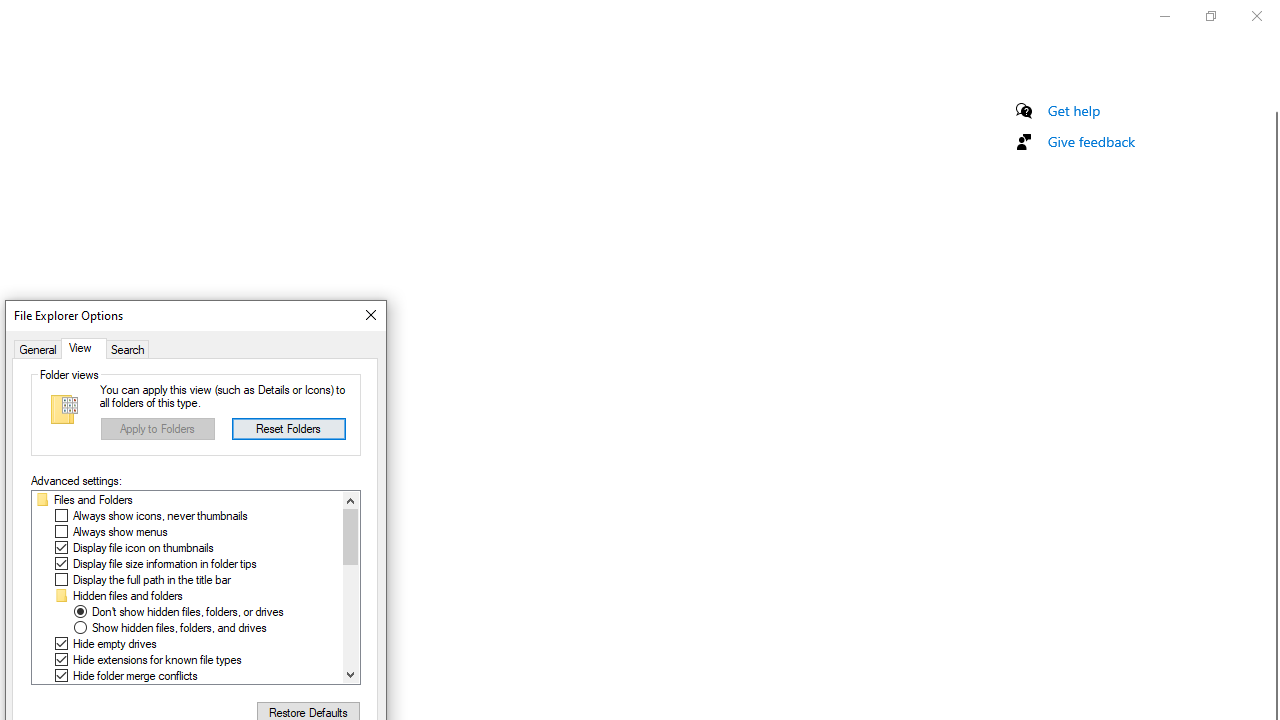 This screenshot has height=720, width=1280. I want to click on 'Reset Folders', so click(287, 427).